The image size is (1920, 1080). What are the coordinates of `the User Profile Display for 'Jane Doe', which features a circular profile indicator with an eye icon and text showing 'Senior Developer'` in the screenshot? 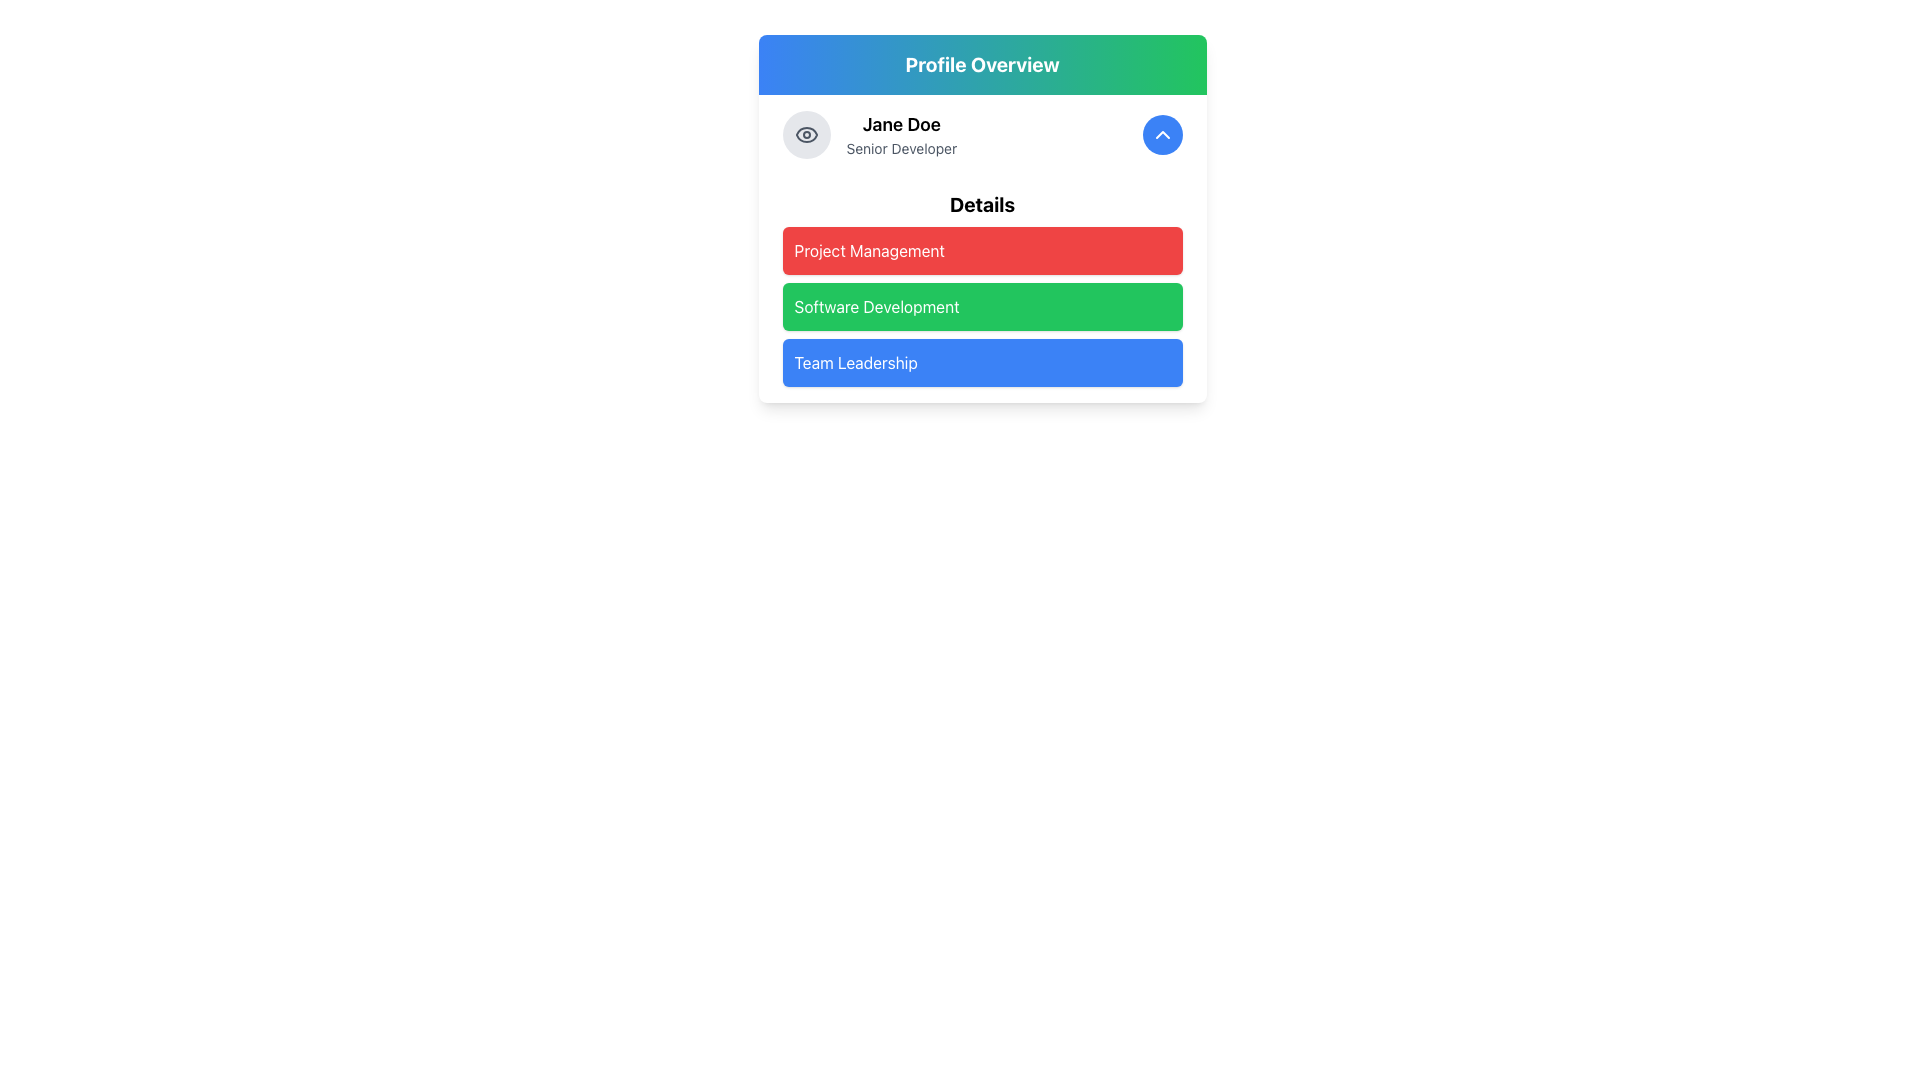 It's located at (869, 135).